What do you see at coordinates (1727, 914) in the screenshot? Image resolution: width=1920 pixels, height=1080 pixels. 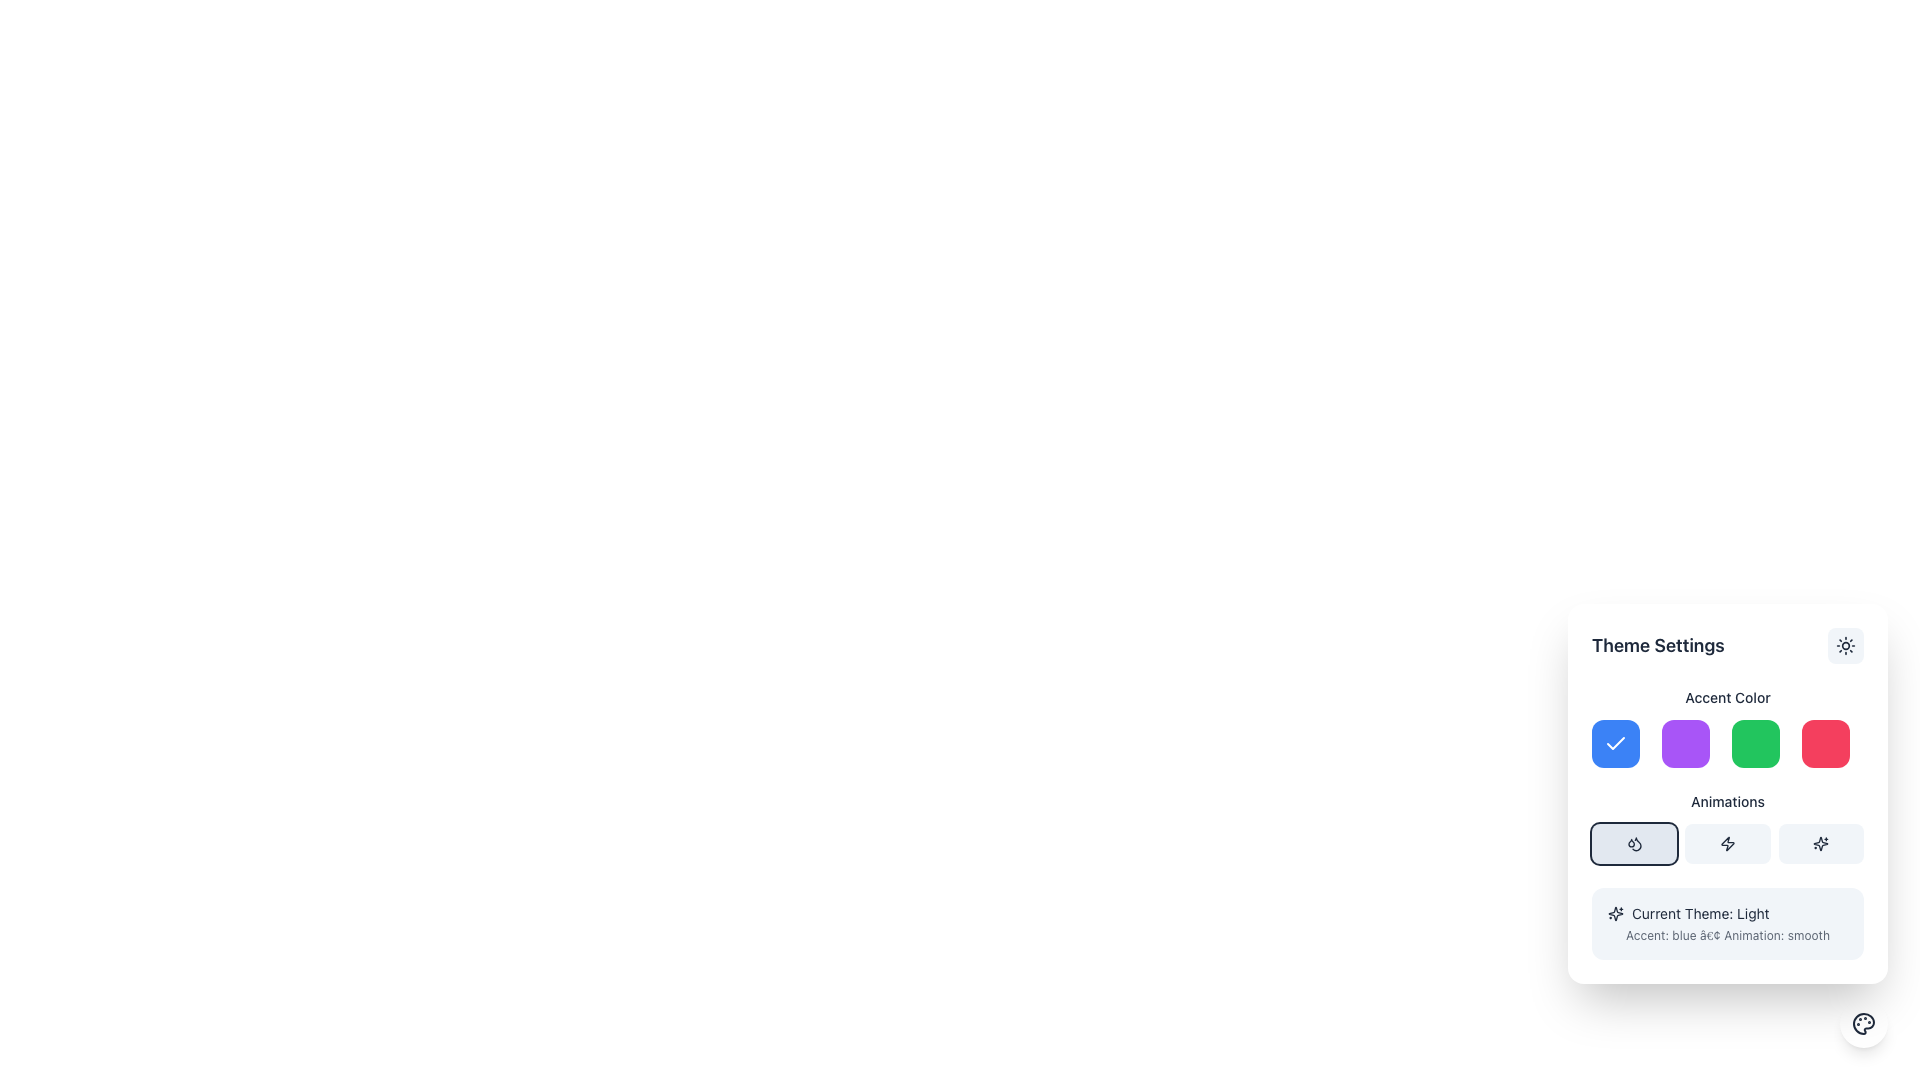 I see `the static informational label indicating the current theme setting, which displays 'Light', located in the 'Theme Settings' panel below 'Accent Color' and 'Animations'` at bounding box center [1727, 914].